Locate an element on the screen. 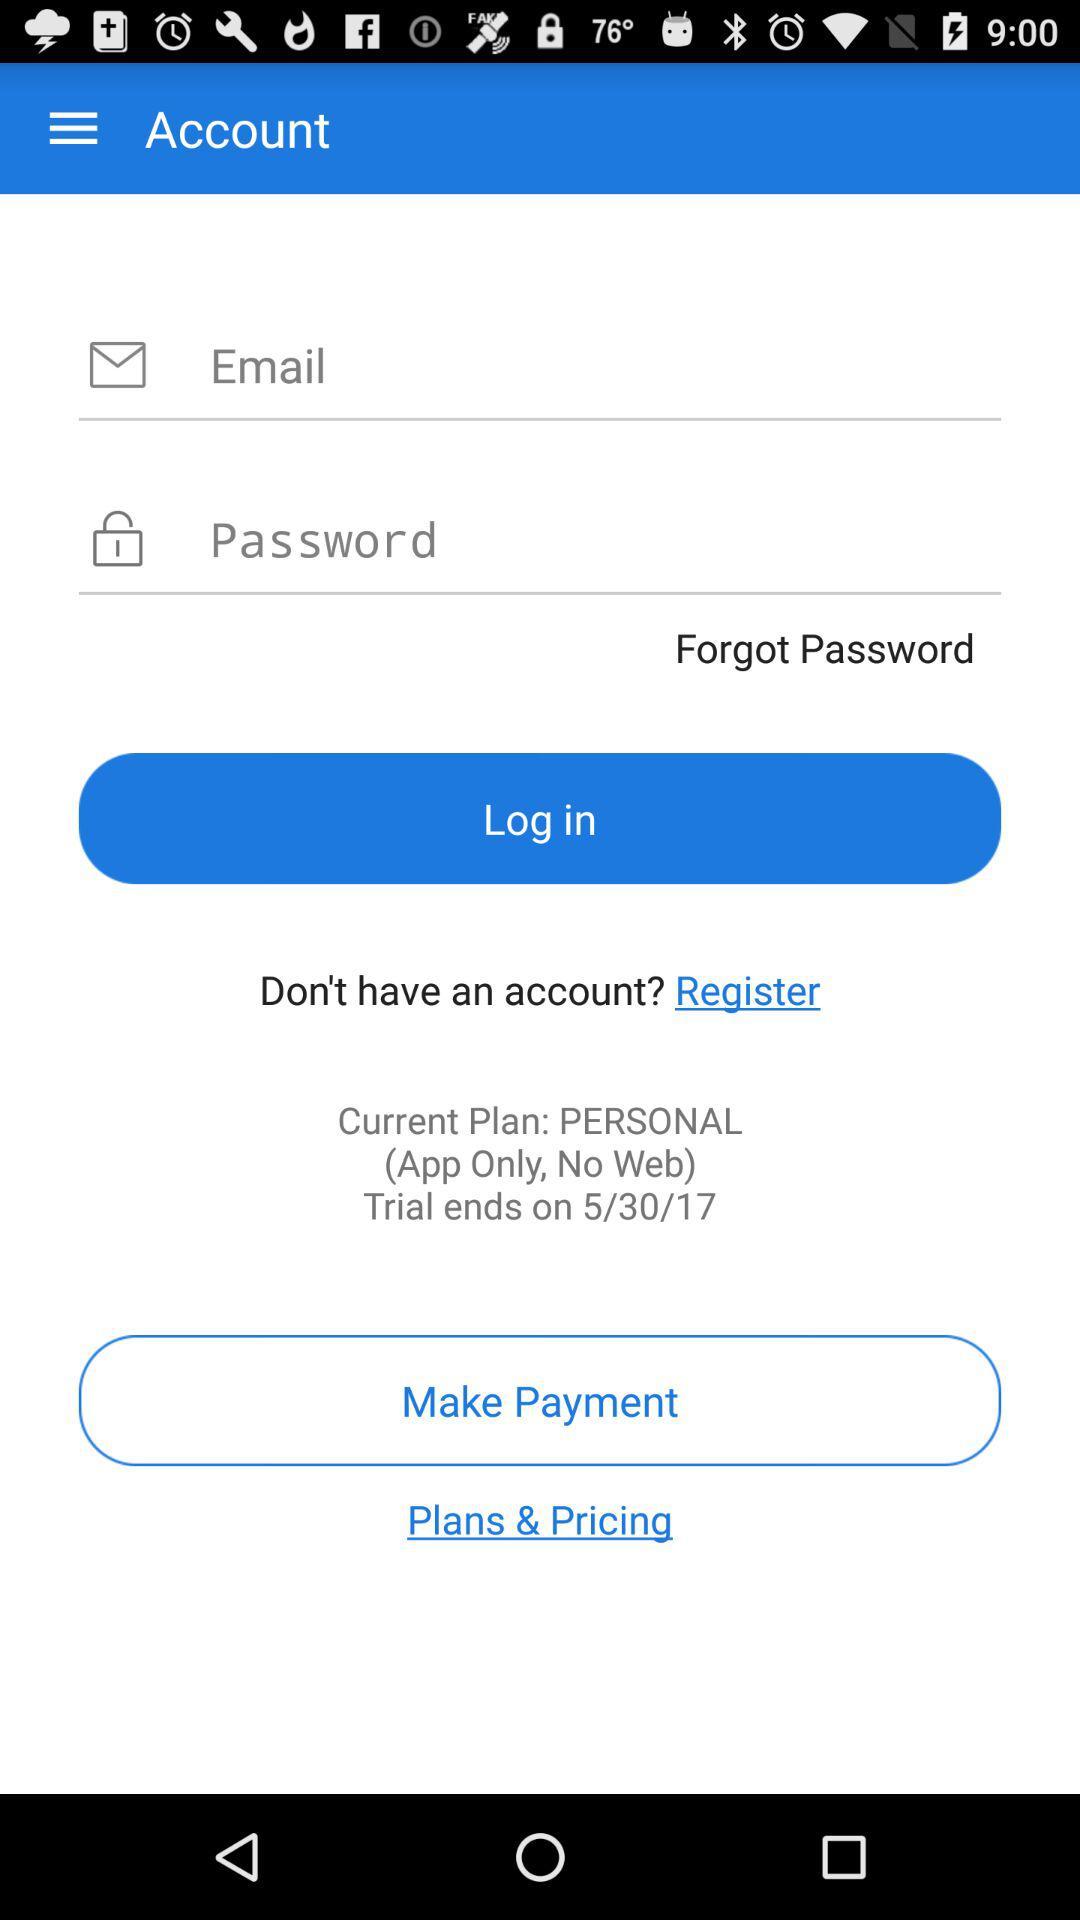 This screenshot has height=1920, width=1080. the menu icon is located at coordinates (72, 136).